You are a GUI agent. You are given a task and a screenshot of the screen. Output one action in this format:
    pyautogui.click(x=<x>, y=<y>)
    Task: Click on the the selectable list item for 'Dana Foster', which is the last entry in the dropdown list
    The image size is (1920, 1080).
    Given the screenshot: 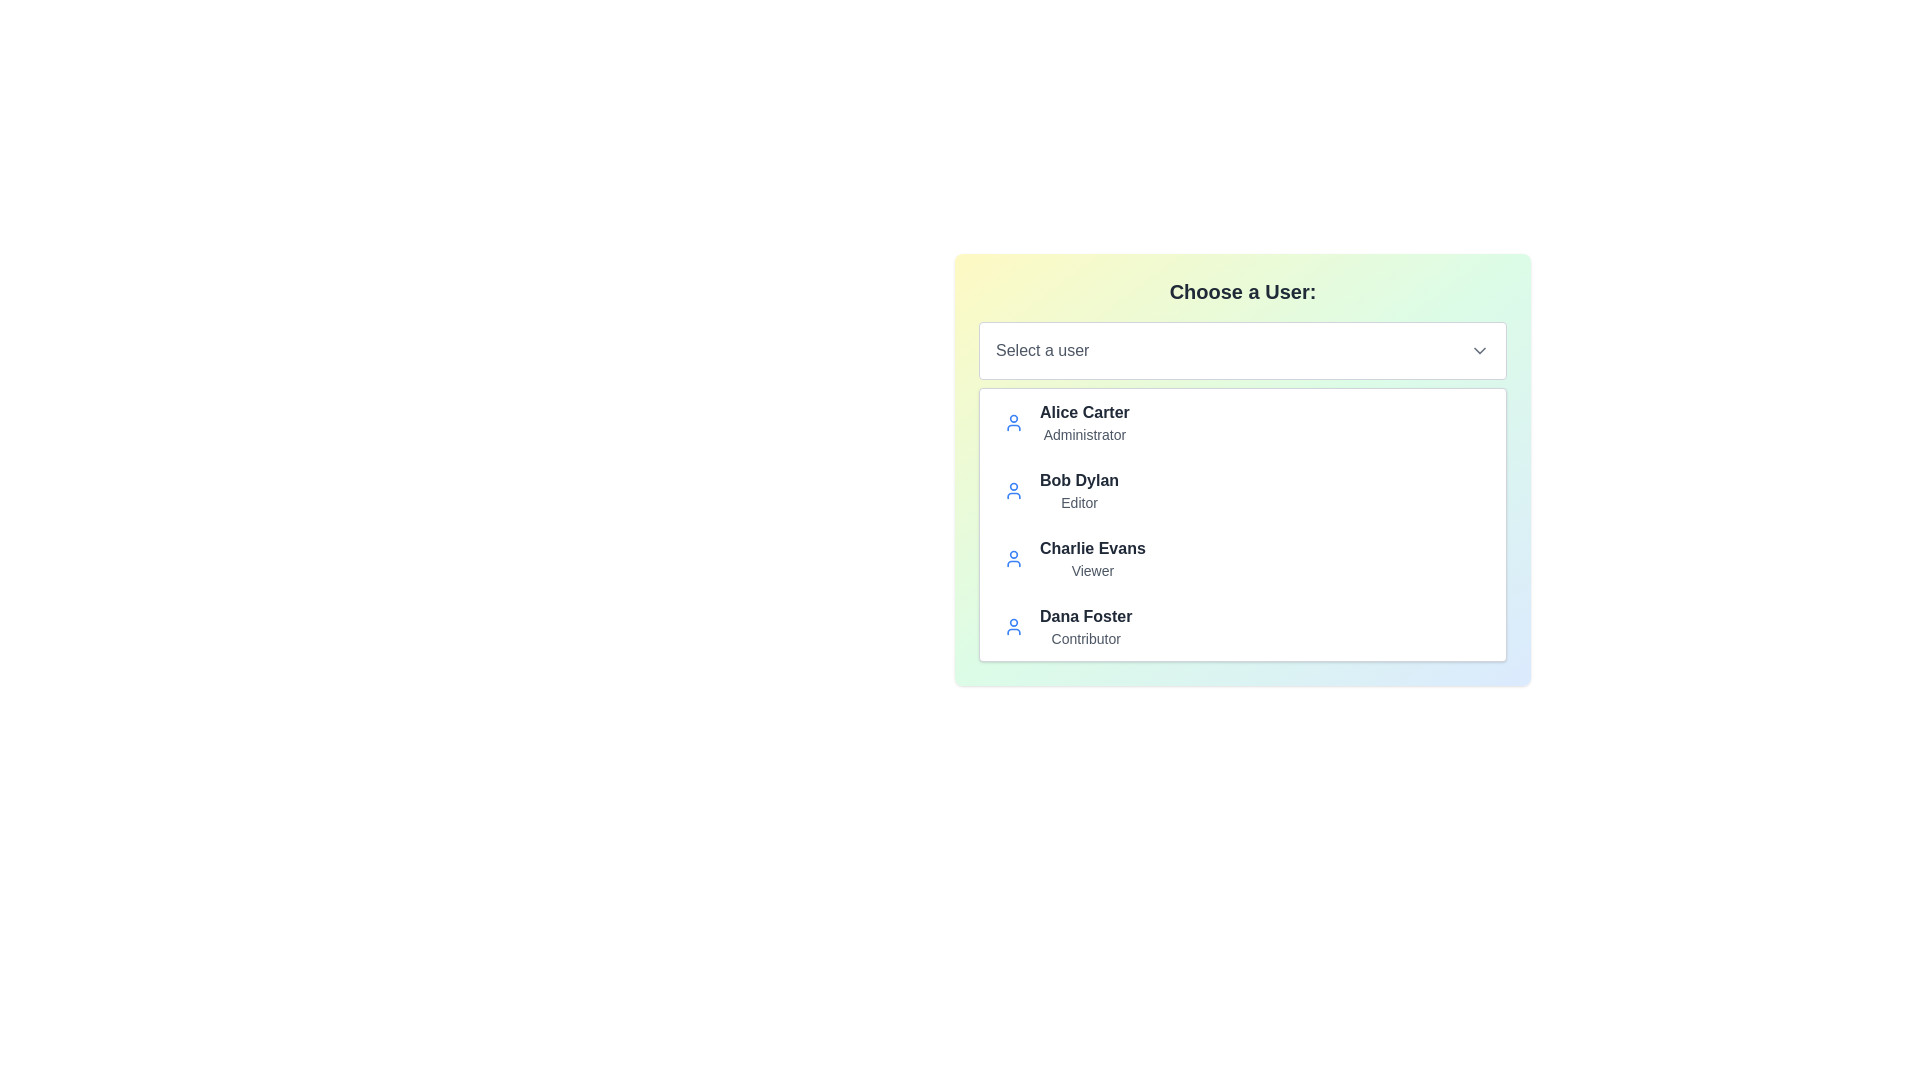 What is the action you would take?
    pyautogui.click(x=1242, y=626)
    